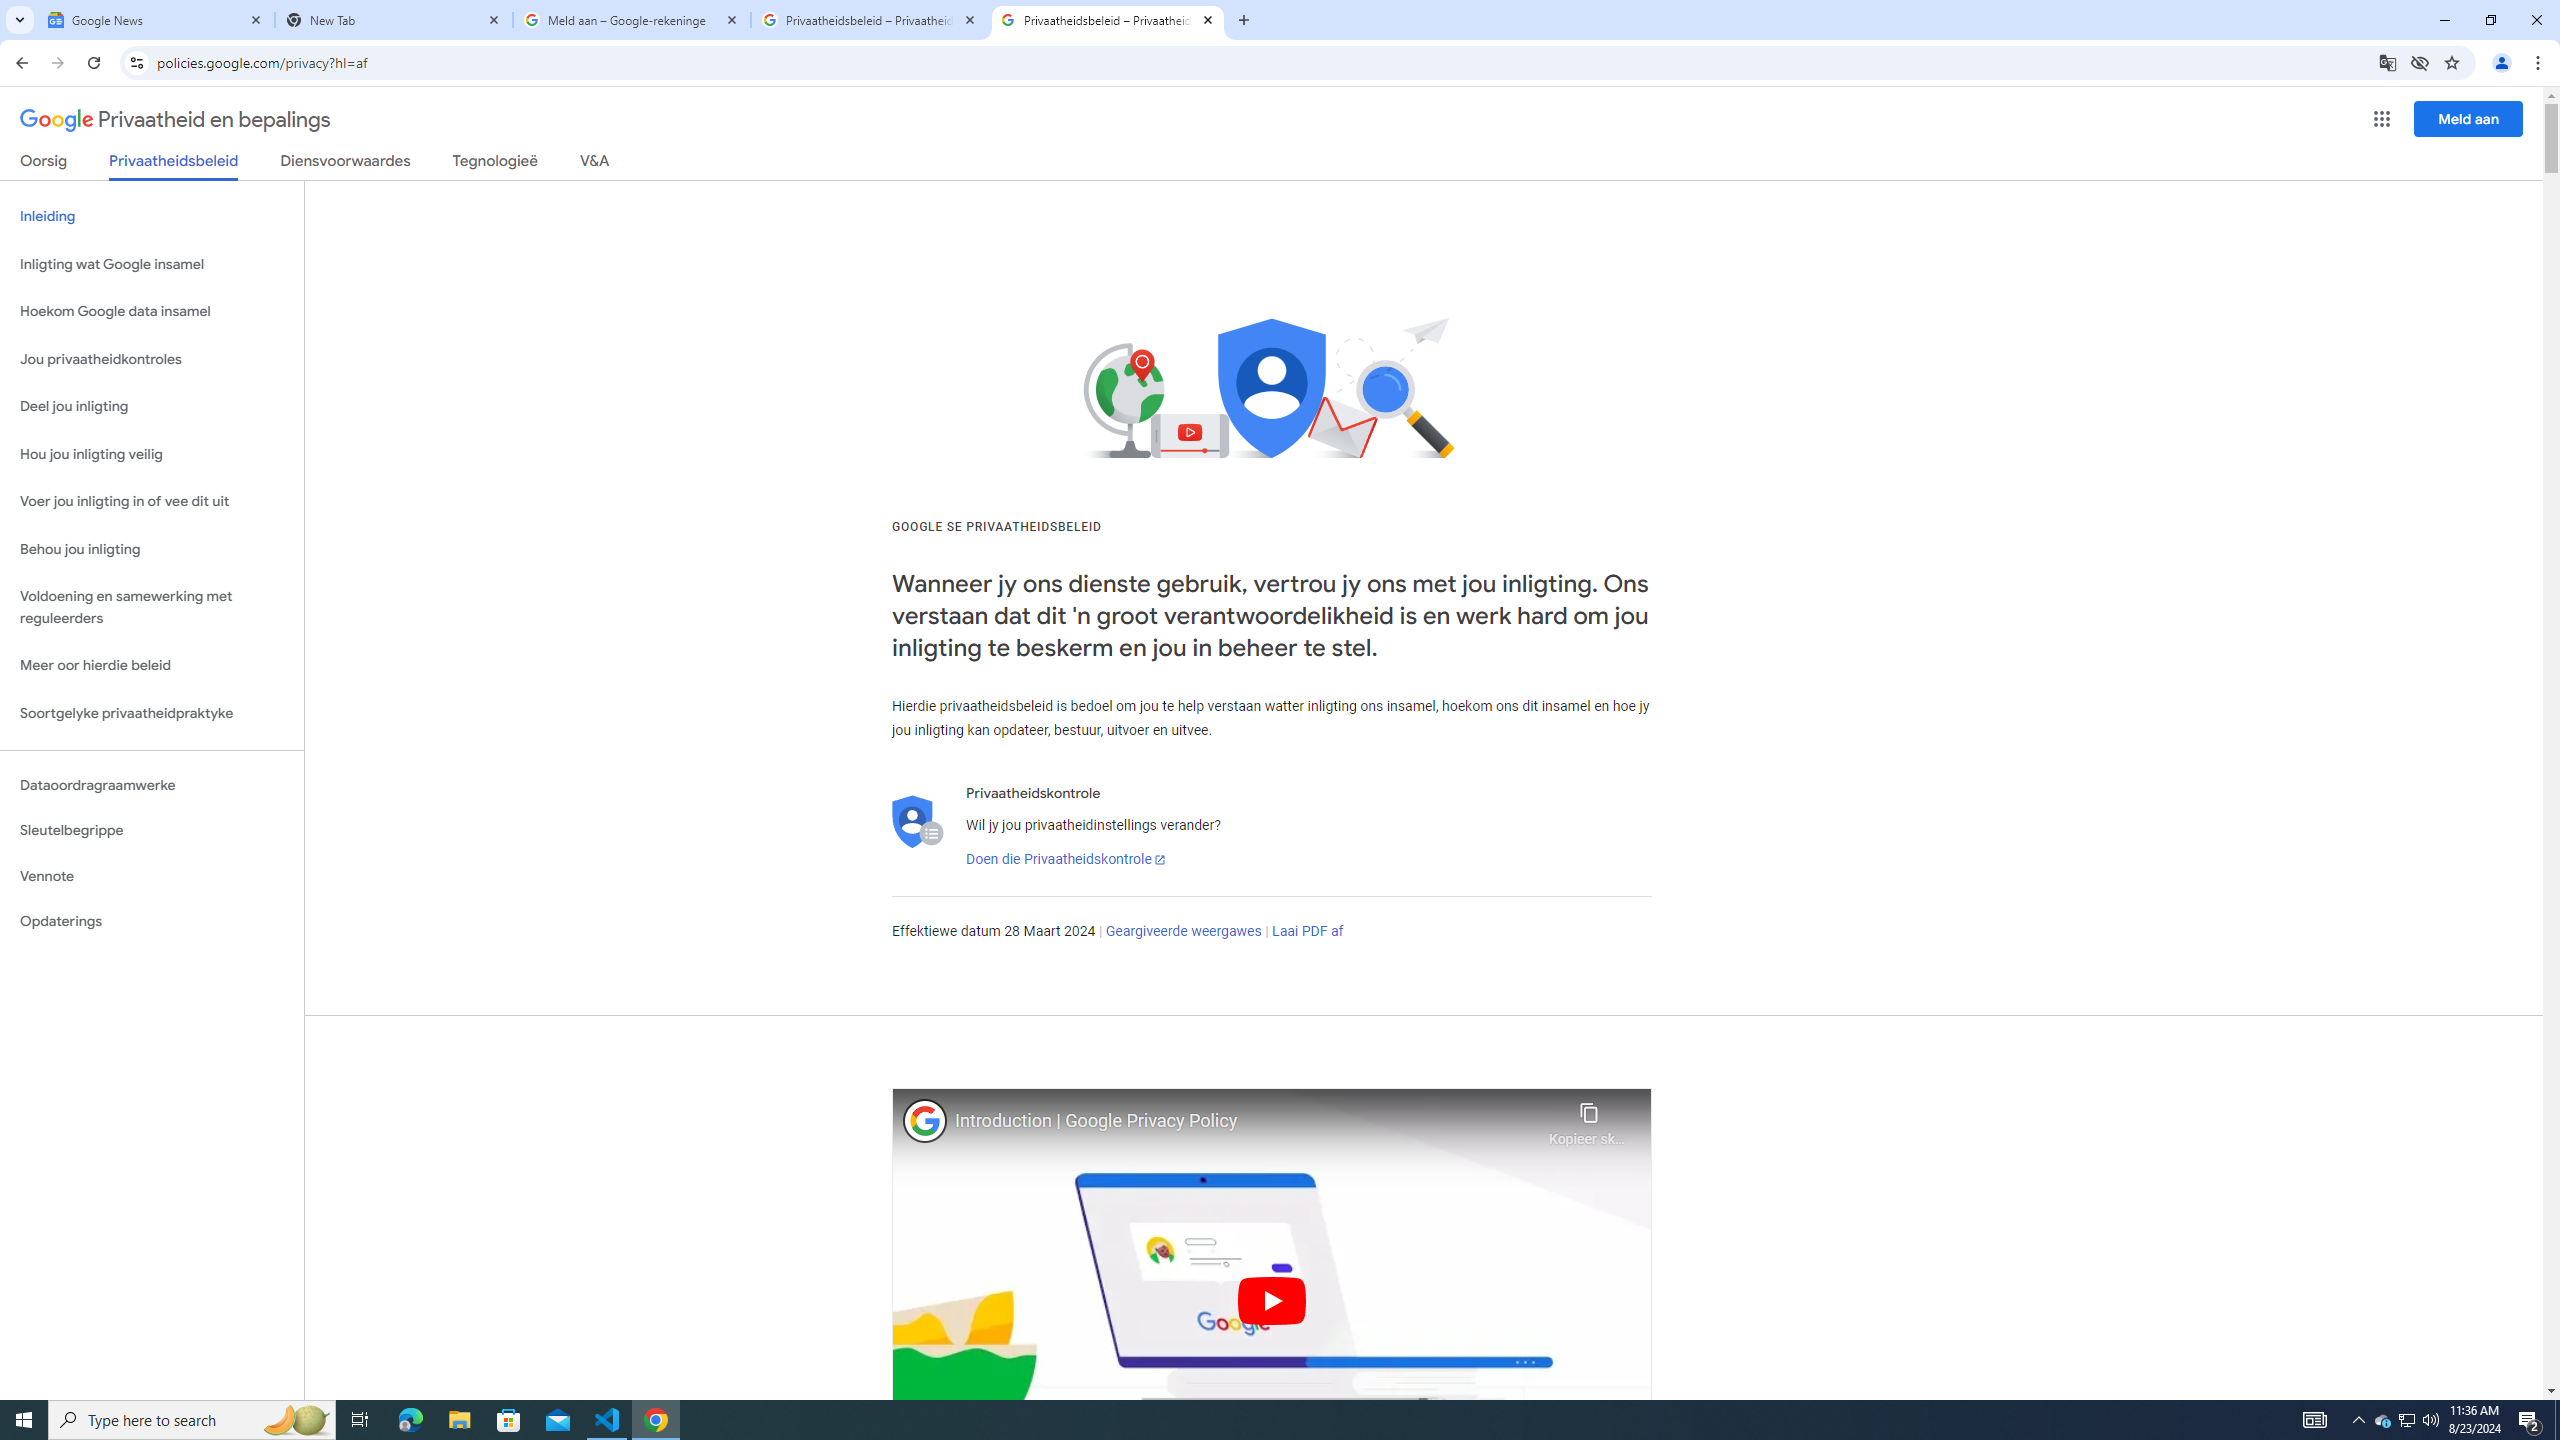  I want to click on 'V&A', so click(592, 164).